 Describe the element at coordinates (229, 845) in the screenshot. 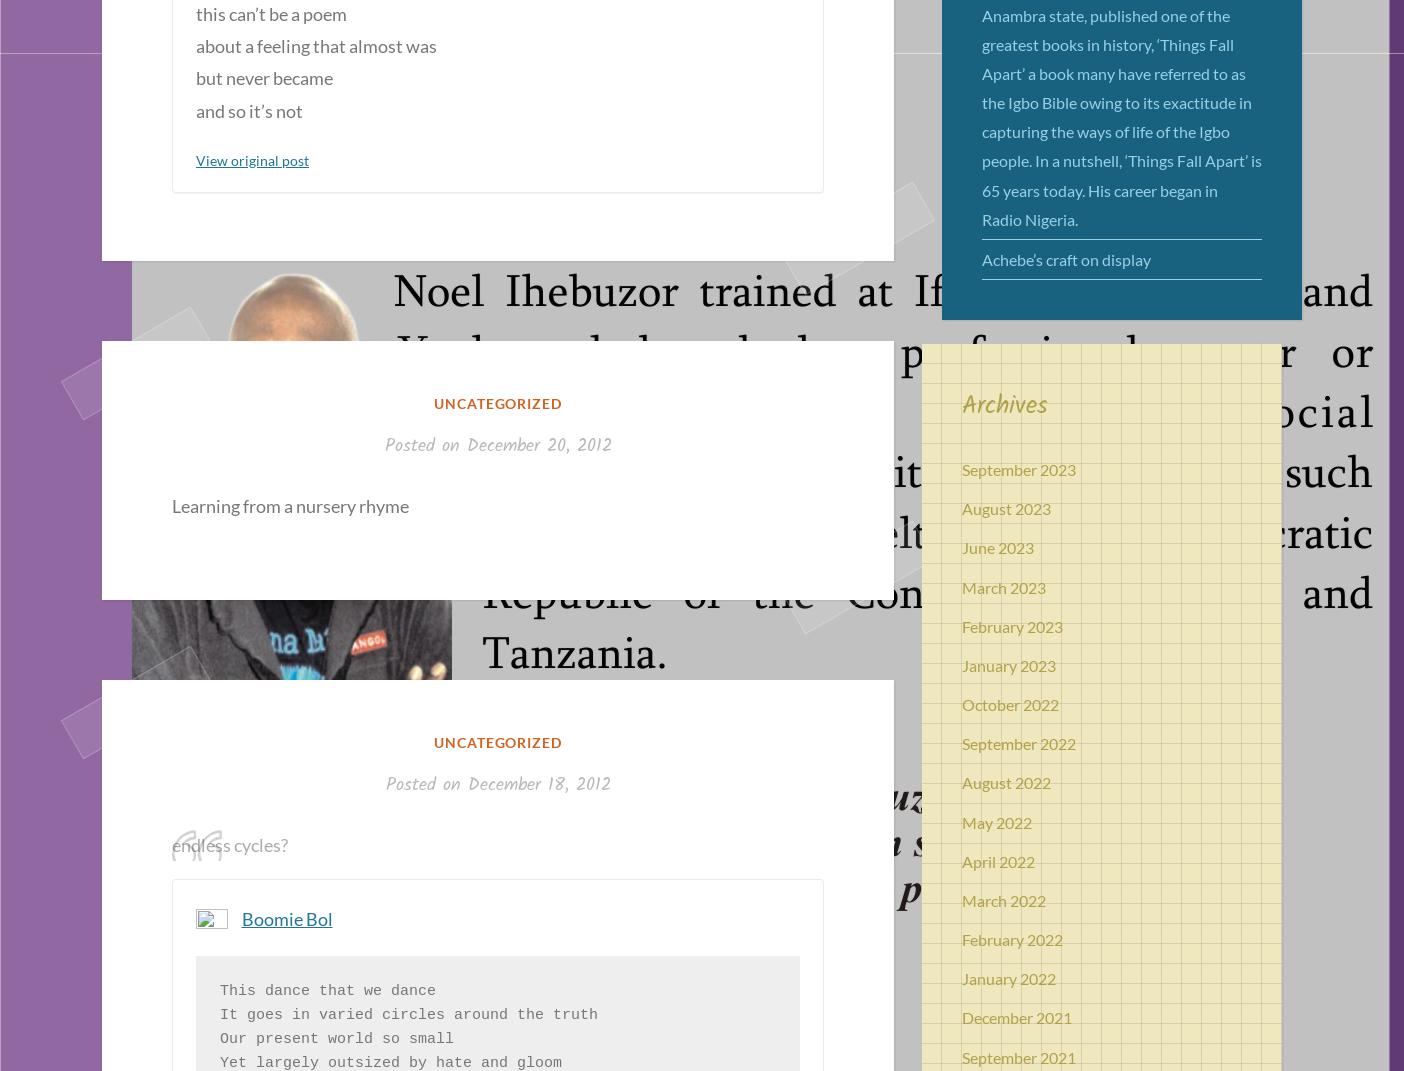

I see `'endless cycles?'` at that location.